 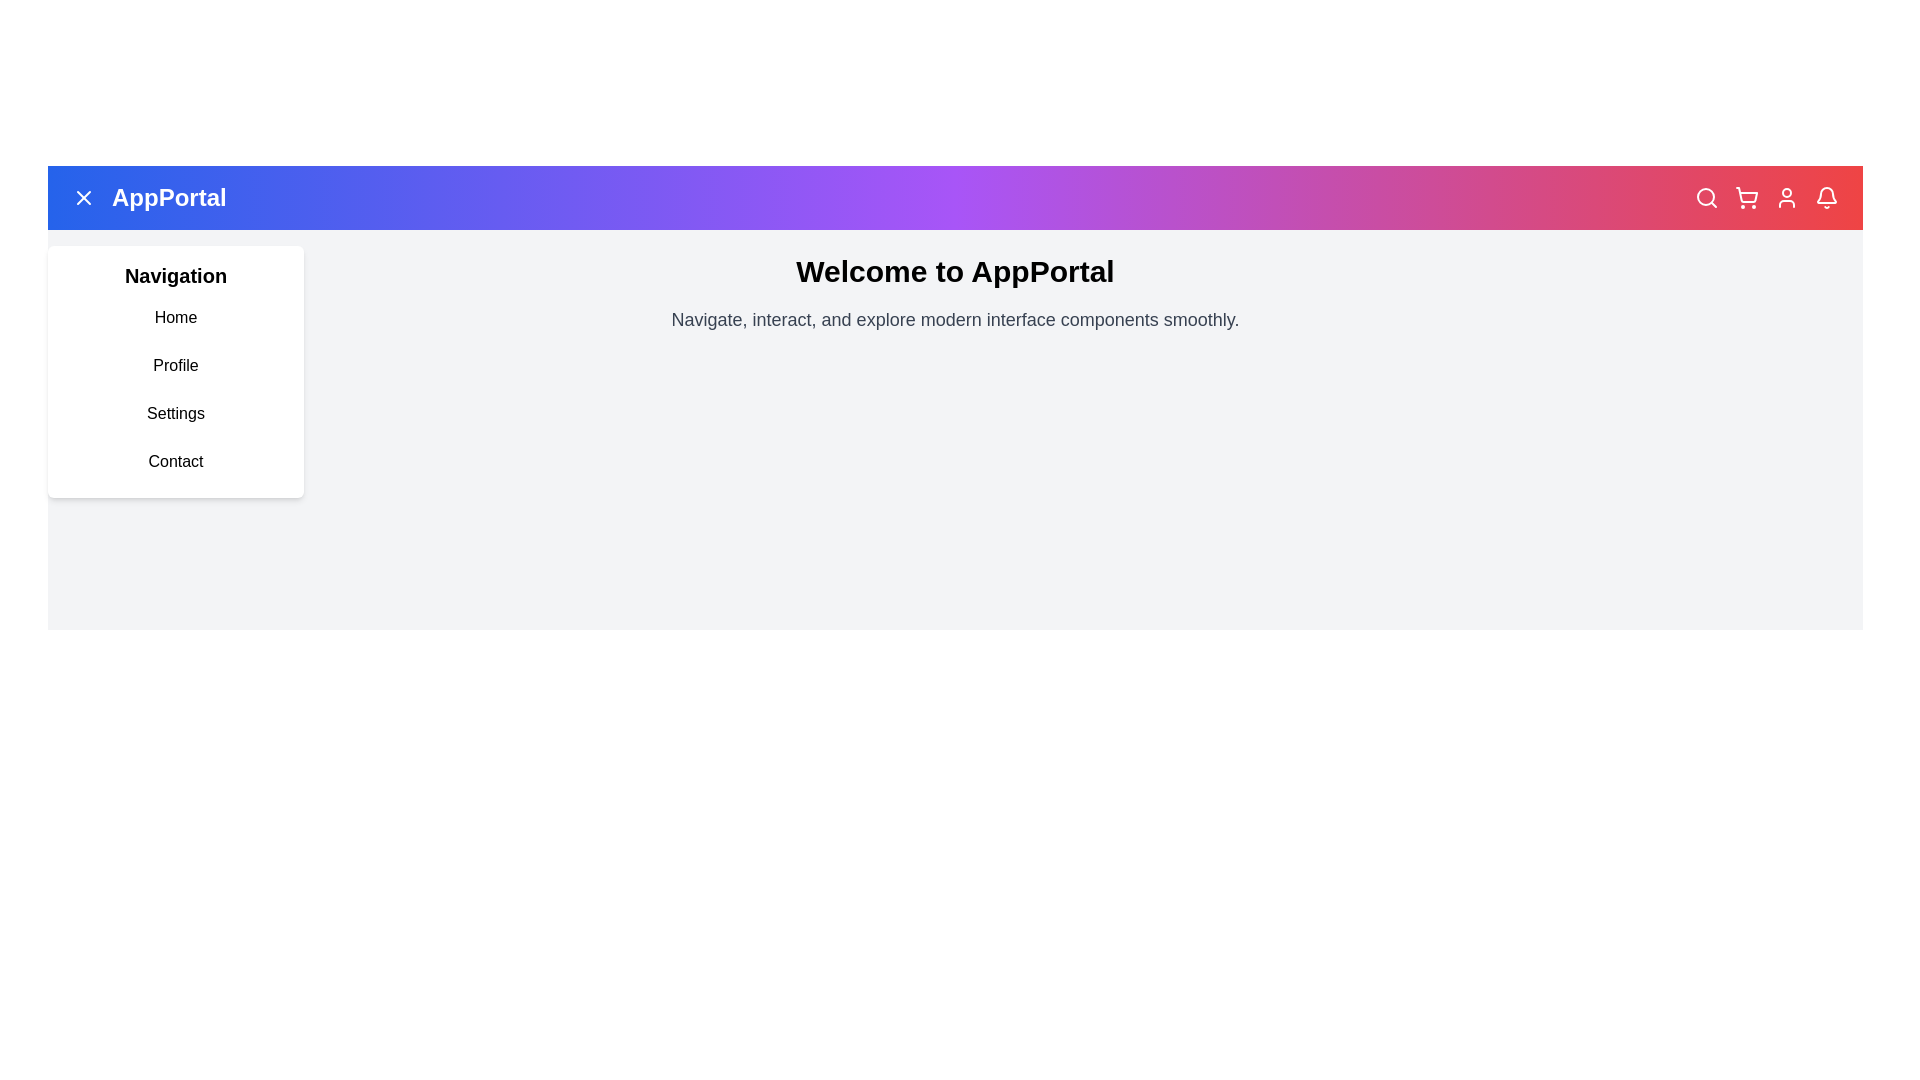 What do you see at coordinates (954, 272) in the screenshot?
I see `the bold text header saying 'Welcome to AppPortal', which is centrally aligned and prominently displayed in a large black font beneath the navigation bar` at bounding box center [954, 272].